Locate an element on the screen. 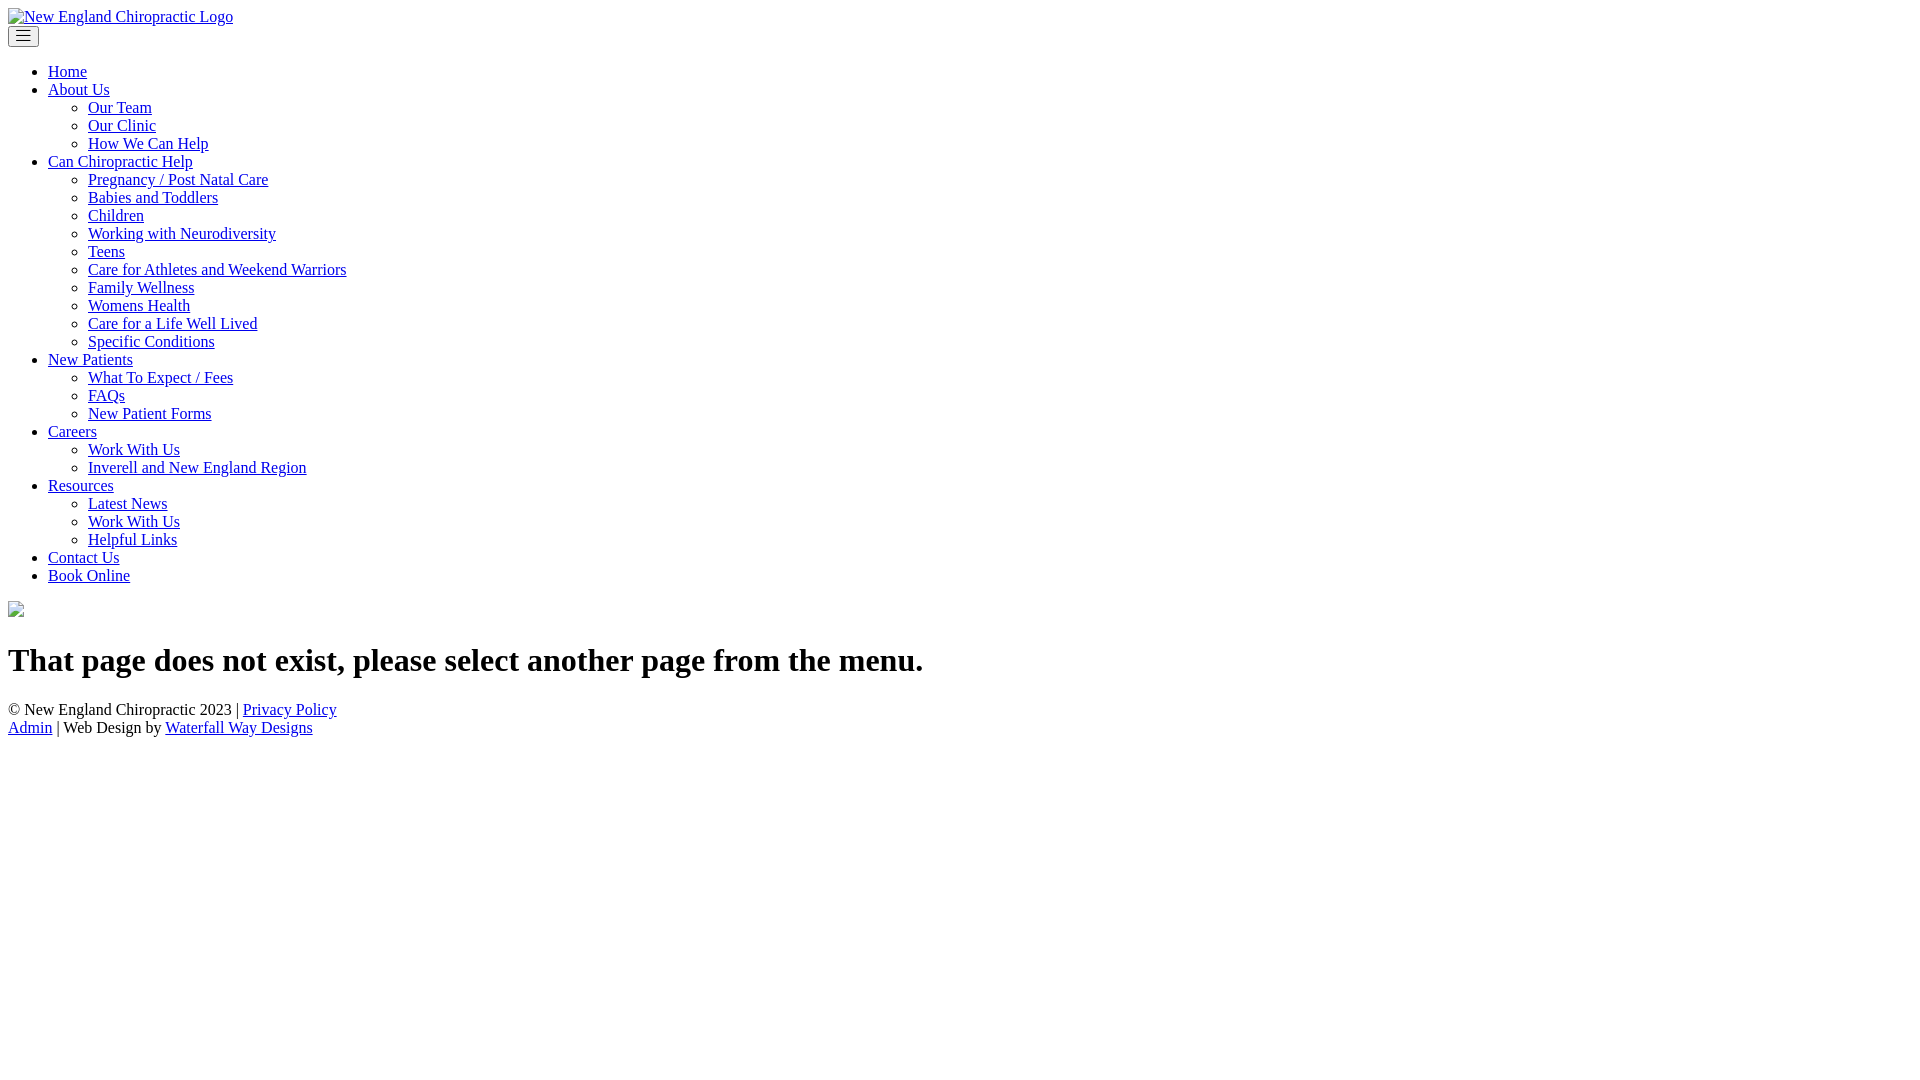 The image size is (1920, 1080). 'Helpful Links' is located at coordinates (131, 538).